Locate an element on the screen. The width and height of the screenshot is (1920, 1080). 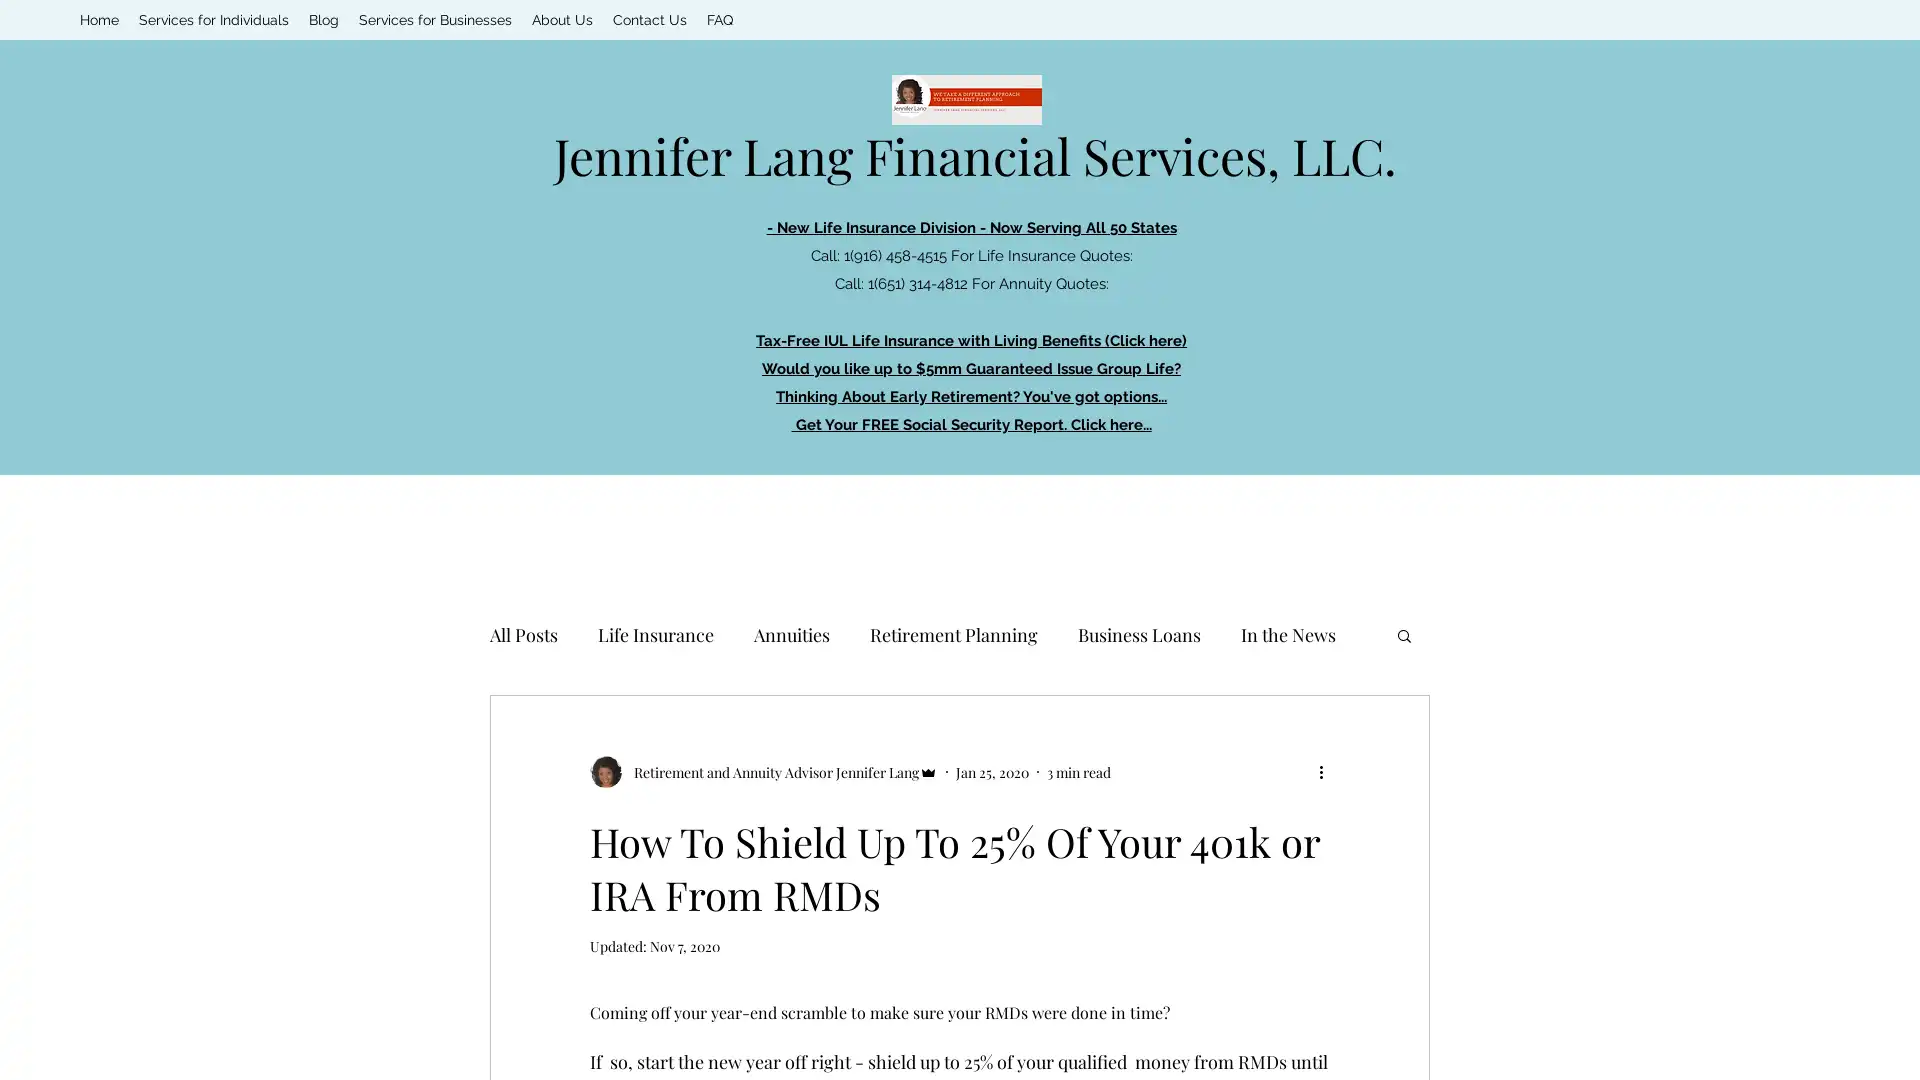
Search is located at coordinates (1403, 637).